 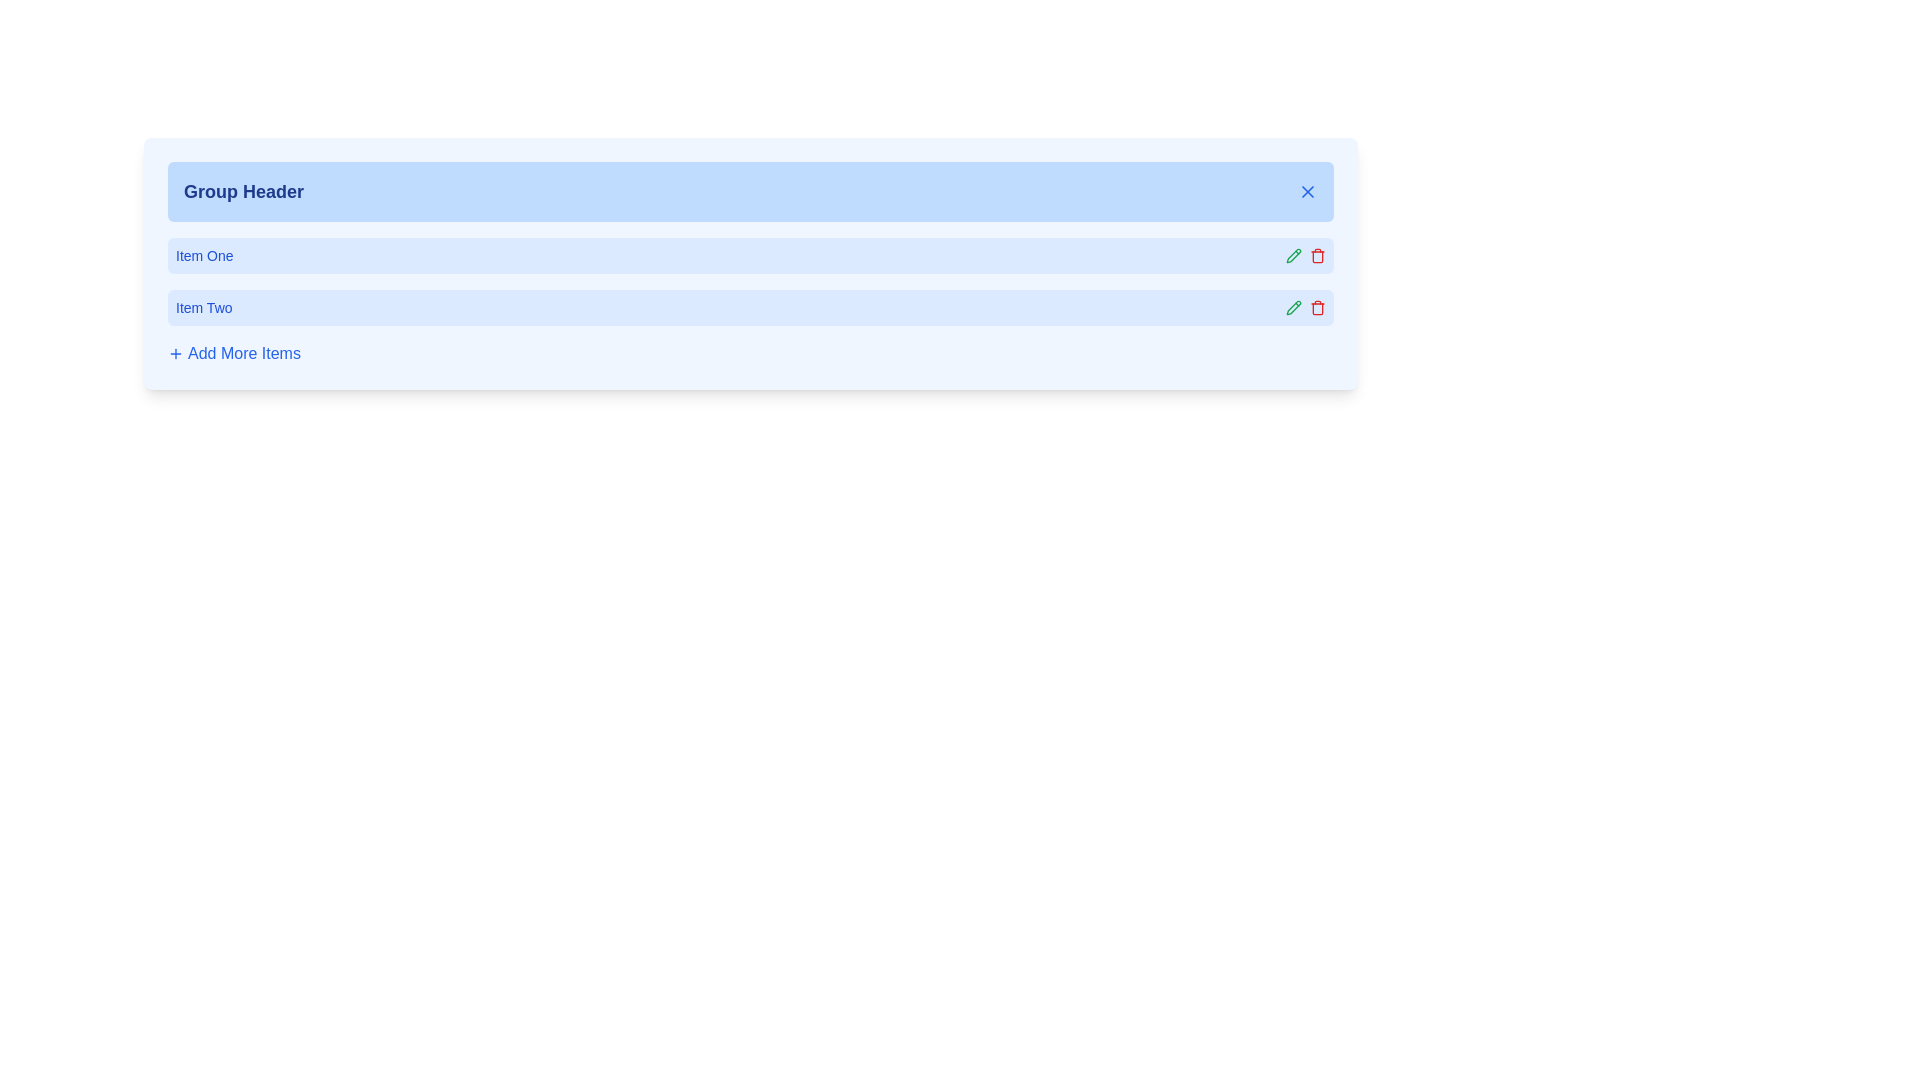 I want to click on the pencil icon edit button located to the right of 'Item Two', so click(x=1294, y=254).